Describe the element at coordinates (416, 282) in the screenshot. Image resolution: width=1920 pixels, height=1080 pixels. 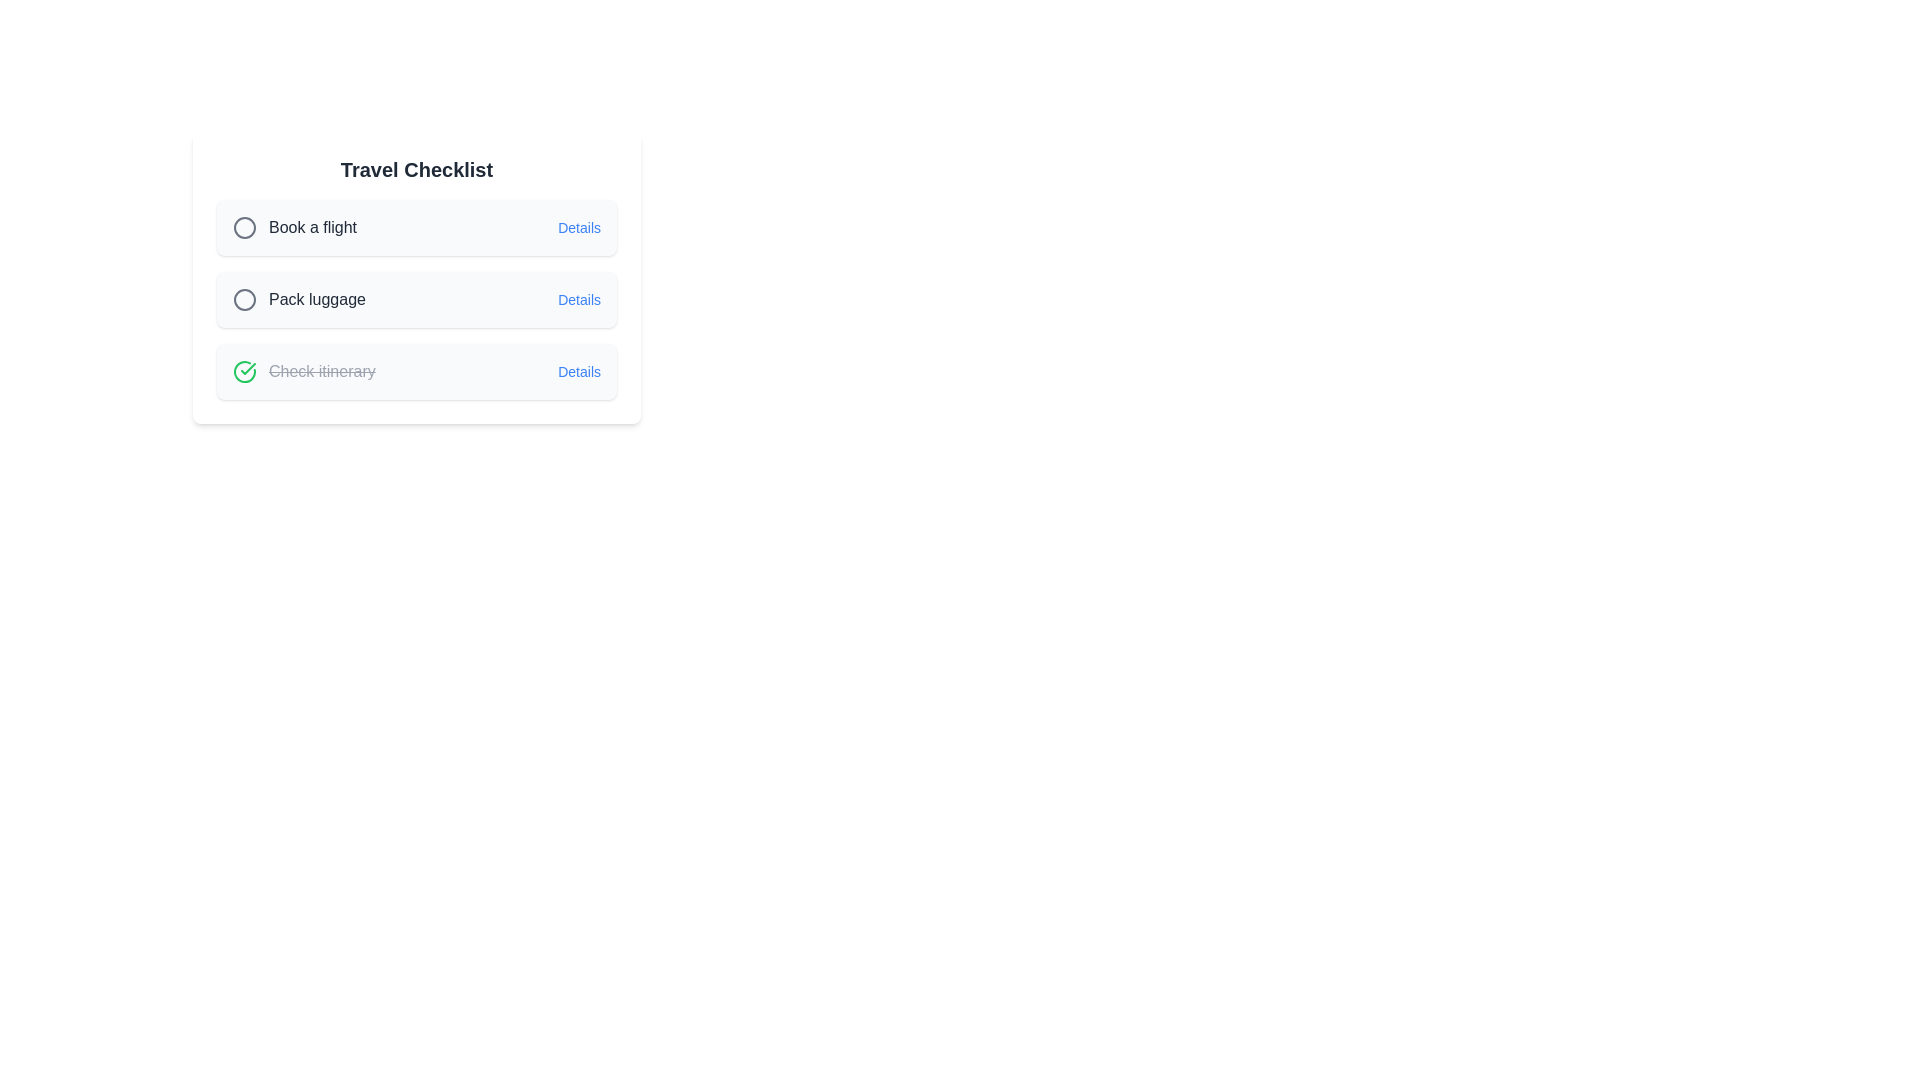
I see `the list item titled 'Pack luggage' in the travel checklist, which includes a 'Details' link for further actions` at that location.